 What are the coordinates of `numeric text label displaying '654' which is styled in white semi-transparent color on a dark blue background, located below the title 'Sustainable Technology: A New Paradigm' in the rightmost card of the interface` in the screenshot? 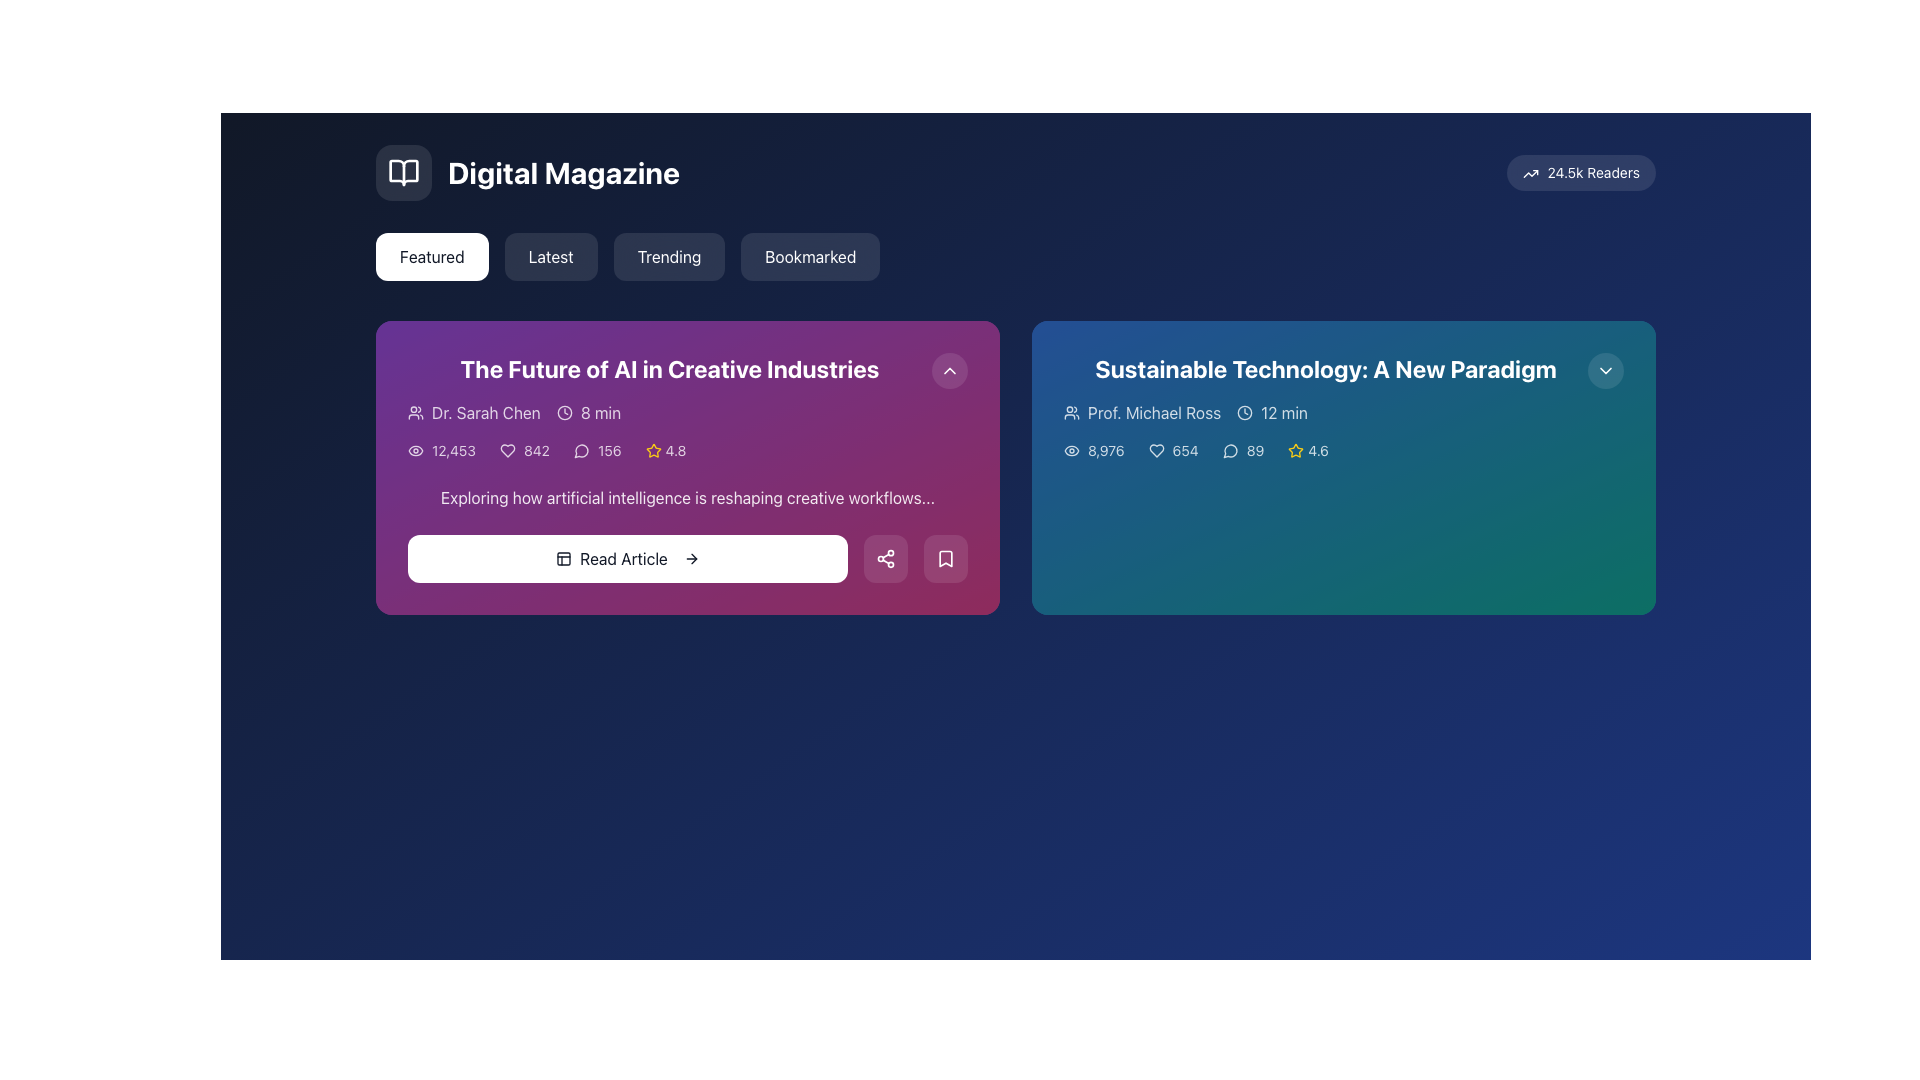 It's located at (1173, 451).